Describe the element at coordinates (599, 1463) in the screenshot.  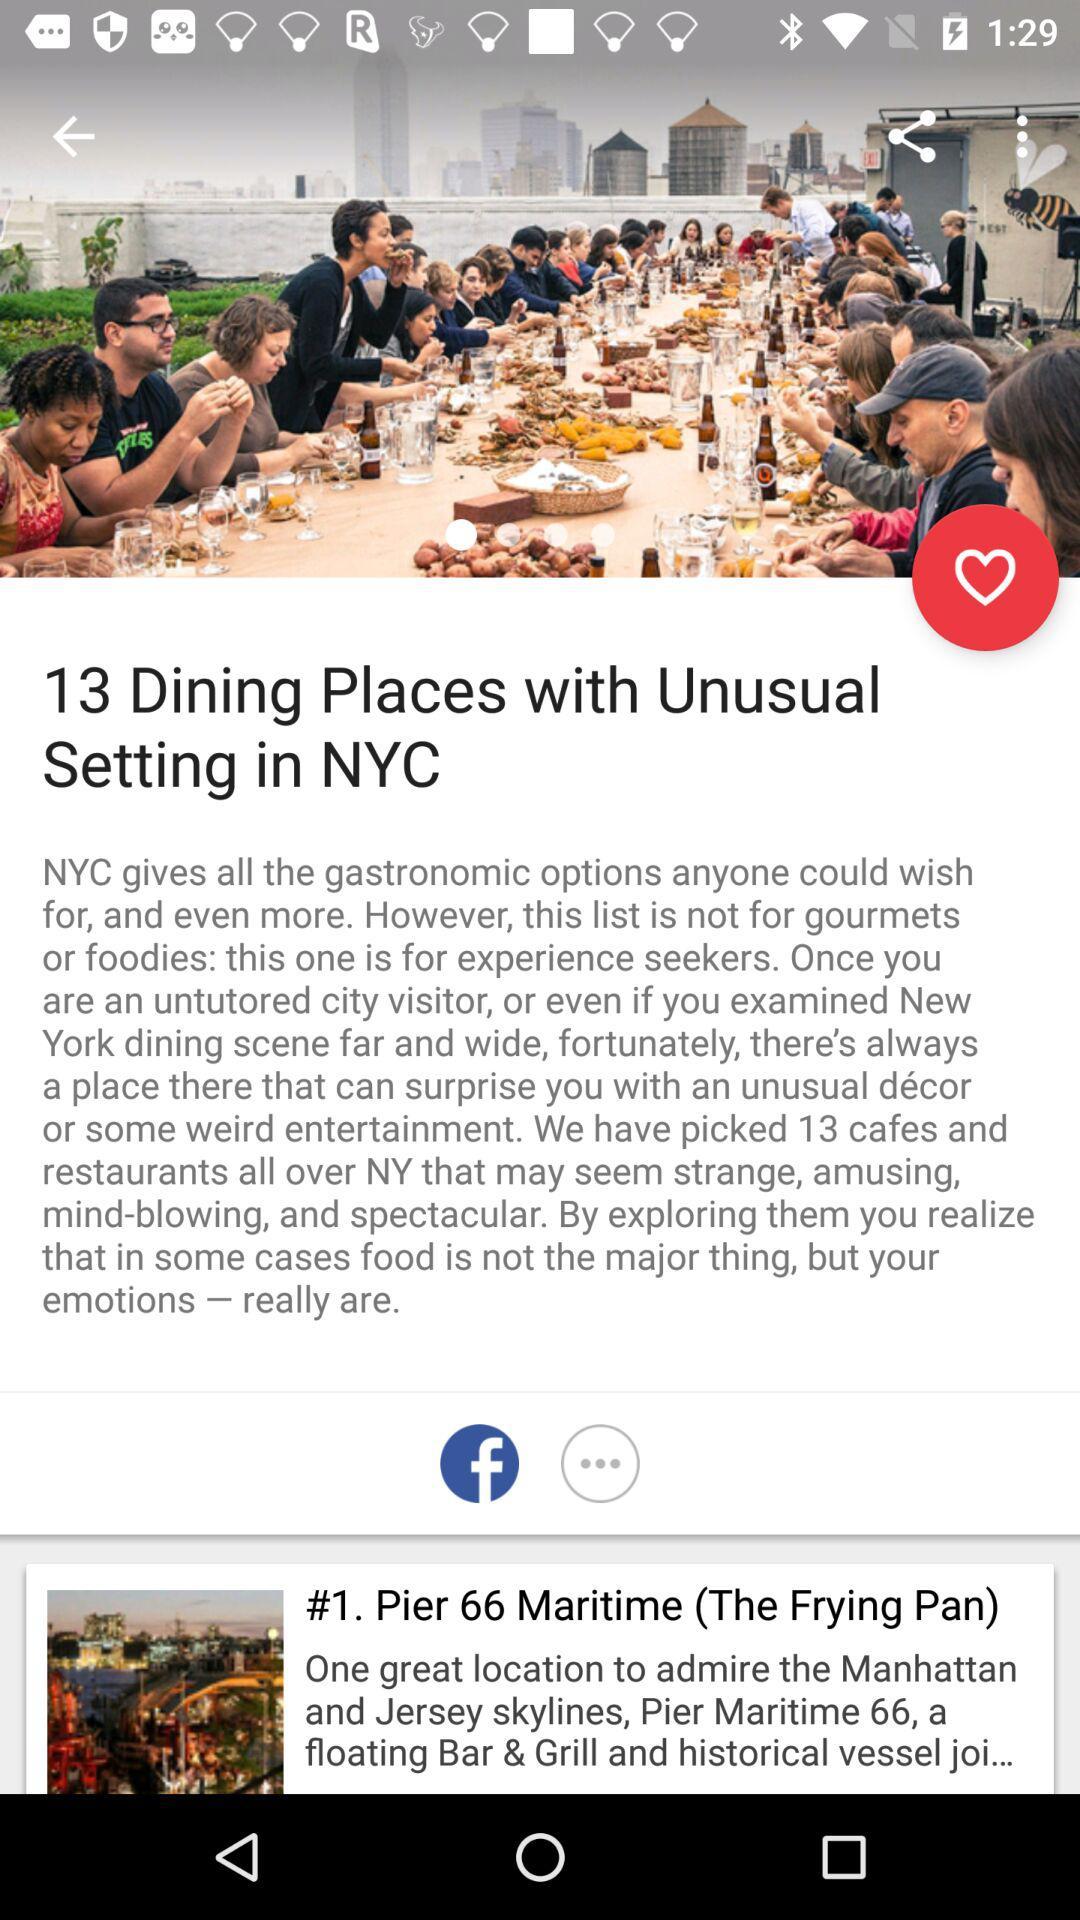
I see `open categories` at that location.